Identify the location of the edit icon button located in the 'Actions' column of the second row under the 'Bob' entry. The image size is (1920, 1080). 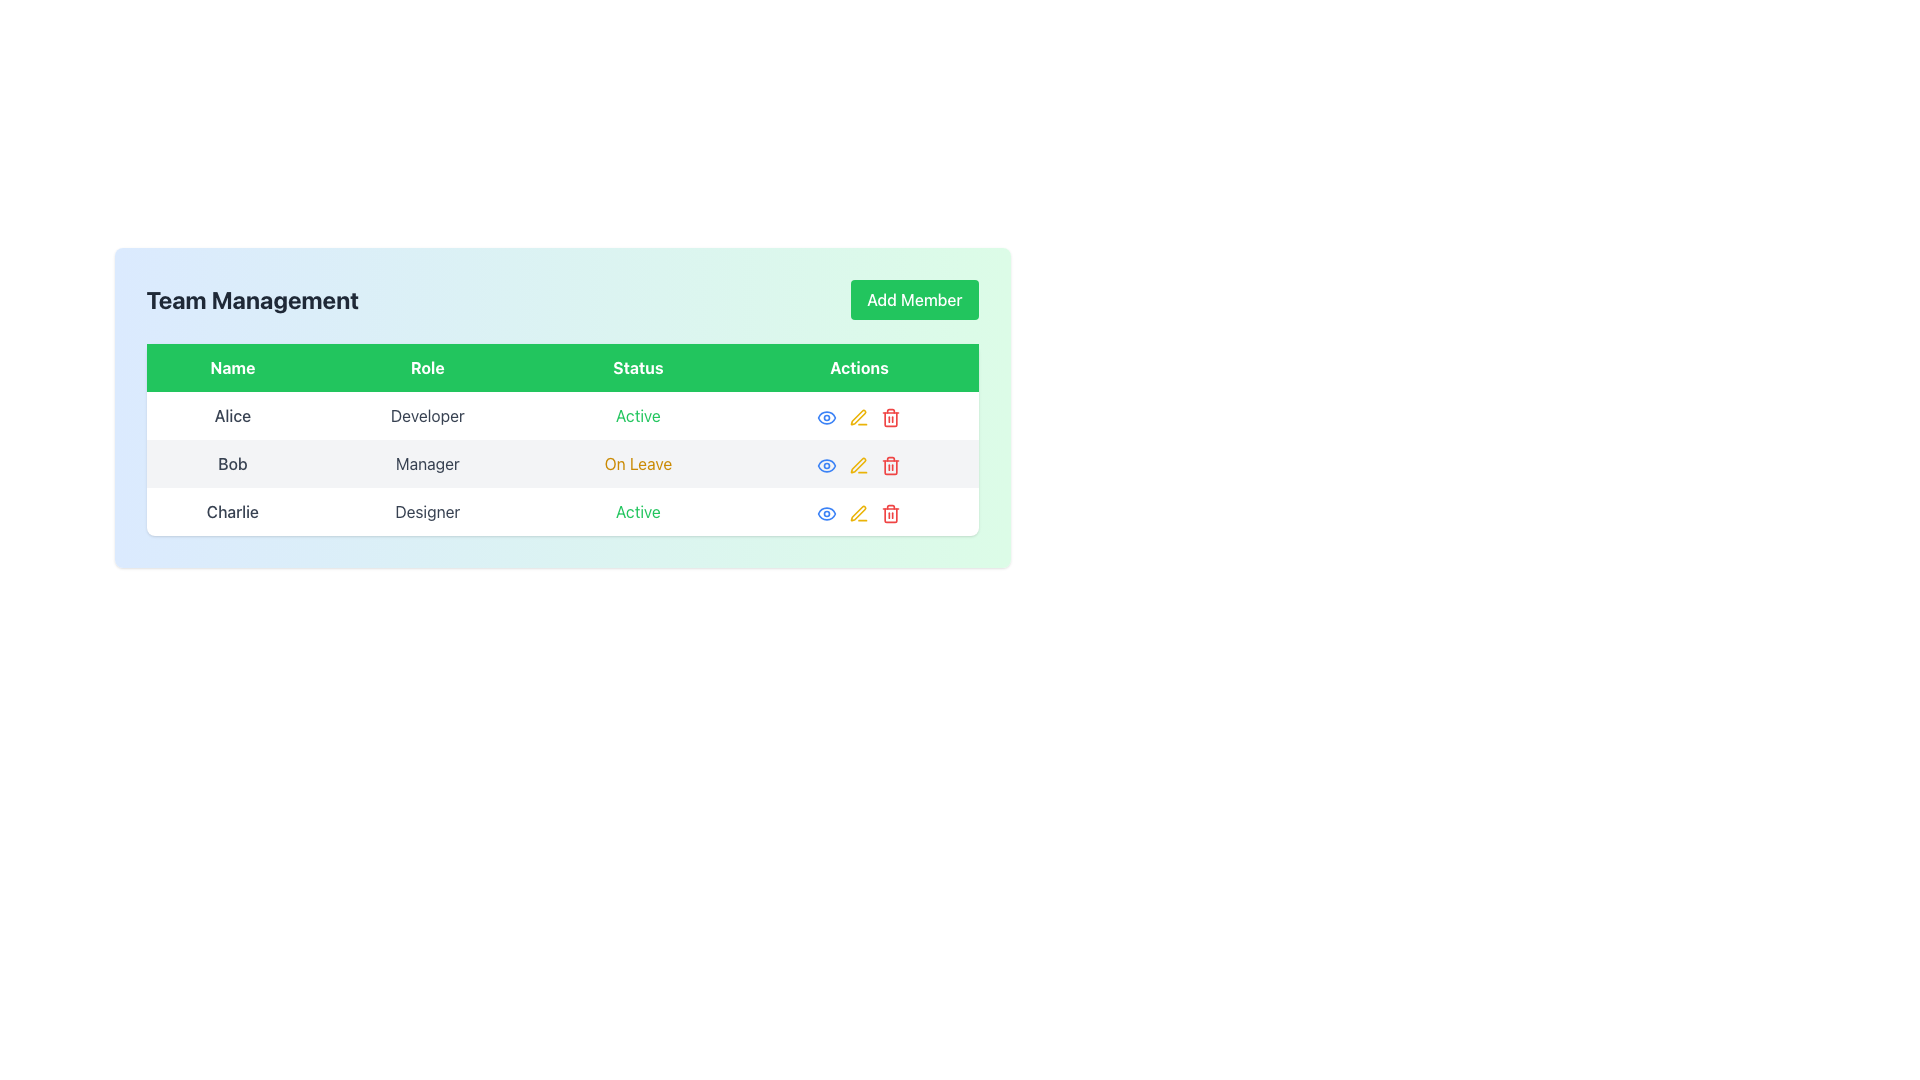
(859, 415).